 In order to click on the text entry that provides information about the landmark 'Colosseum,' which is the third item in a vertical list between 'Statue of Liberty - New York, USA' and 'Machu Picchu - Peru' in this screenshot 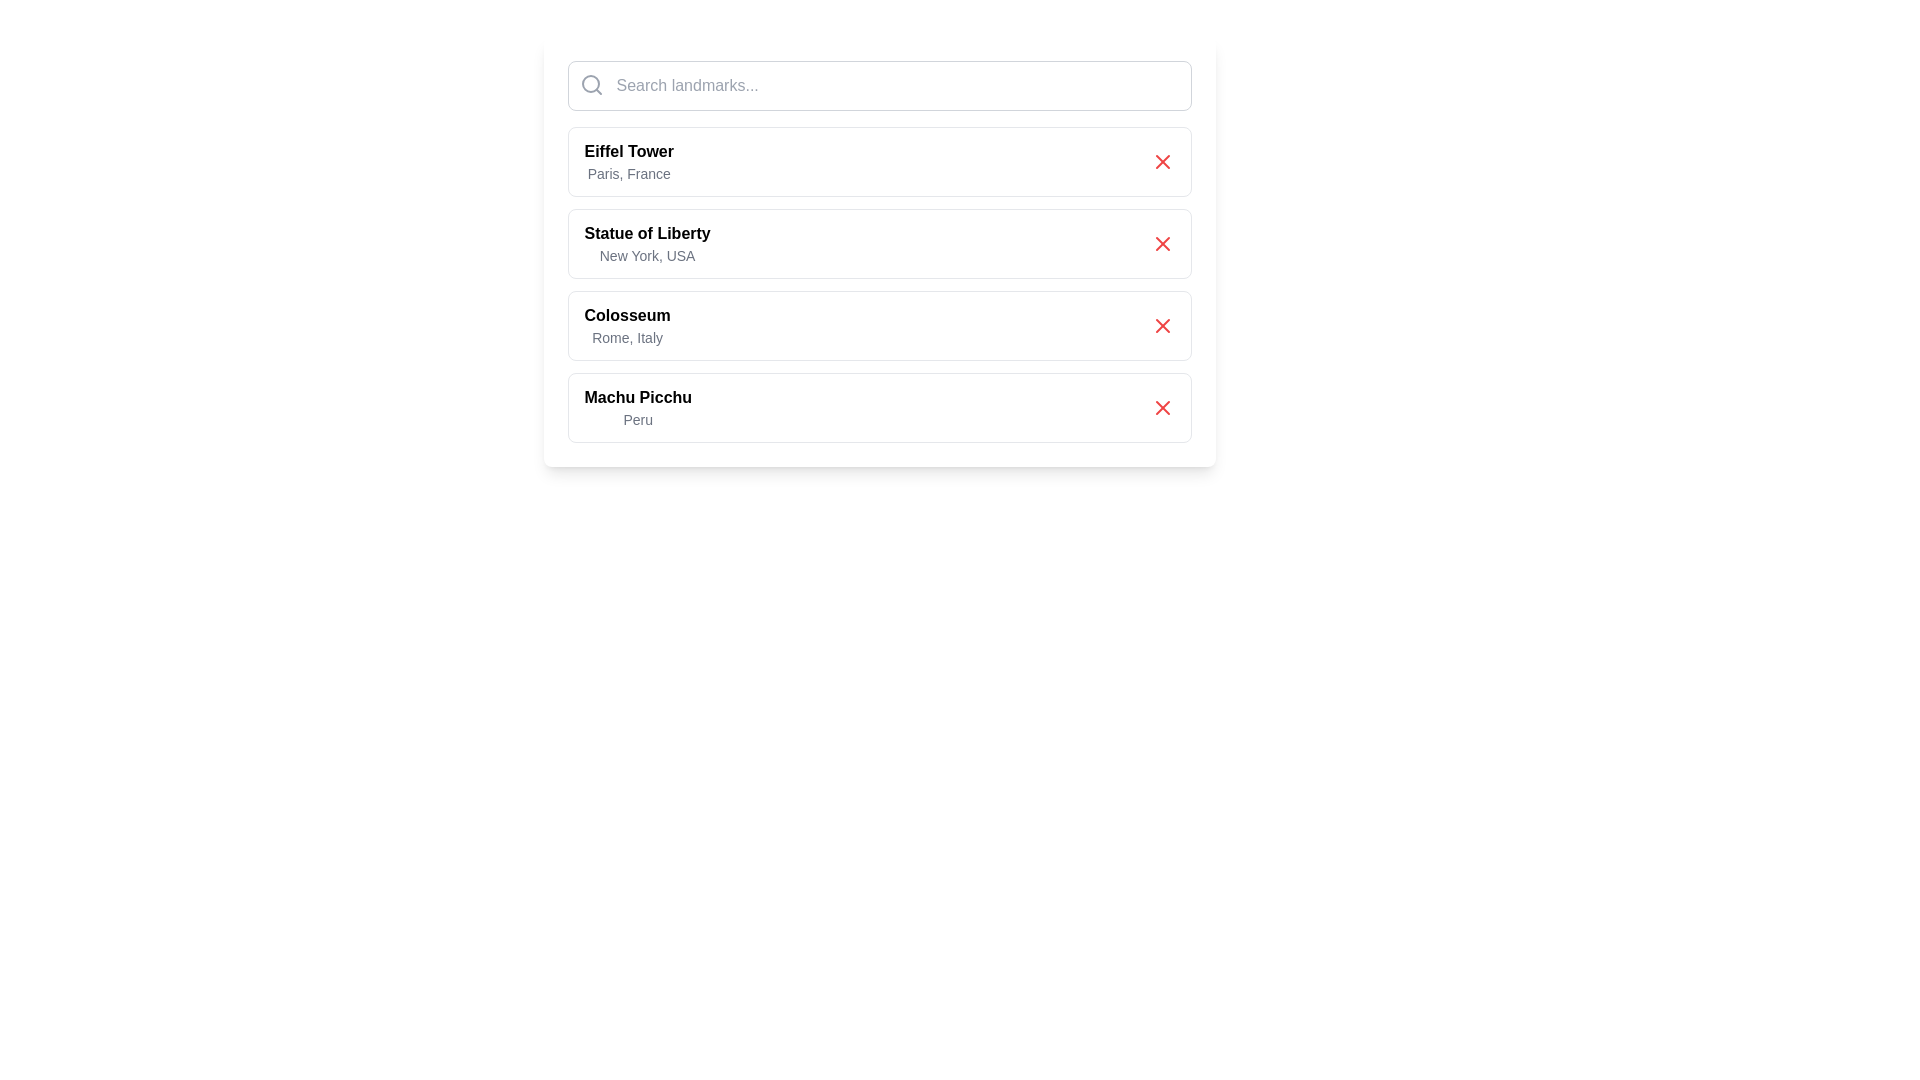, I will do `click(626, 325)`.